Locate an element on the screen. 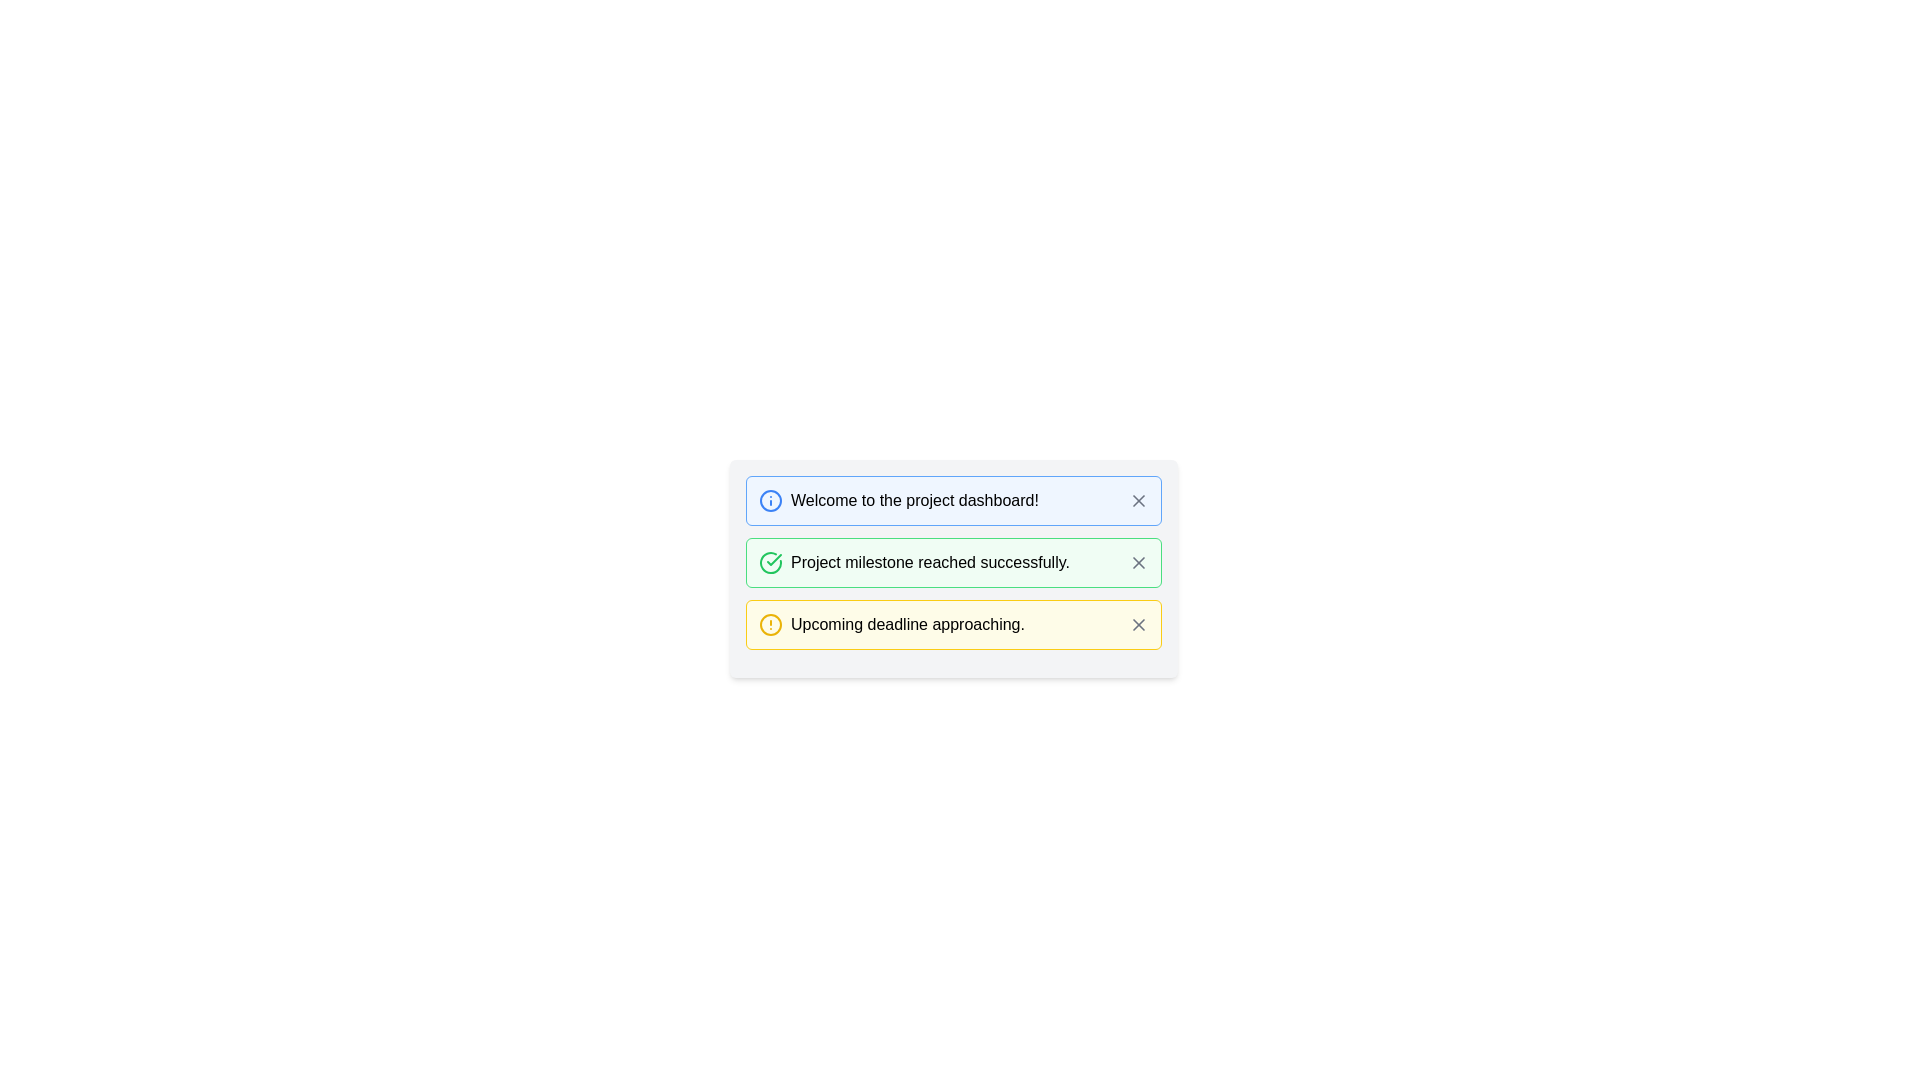 The width and height of the screenshot is (1920, 1080). the Decorative icon, which is a circular icon with a blue outline located to the left of the text 'Welcome to the project dashboard!' is located at coordinates (770, 500).